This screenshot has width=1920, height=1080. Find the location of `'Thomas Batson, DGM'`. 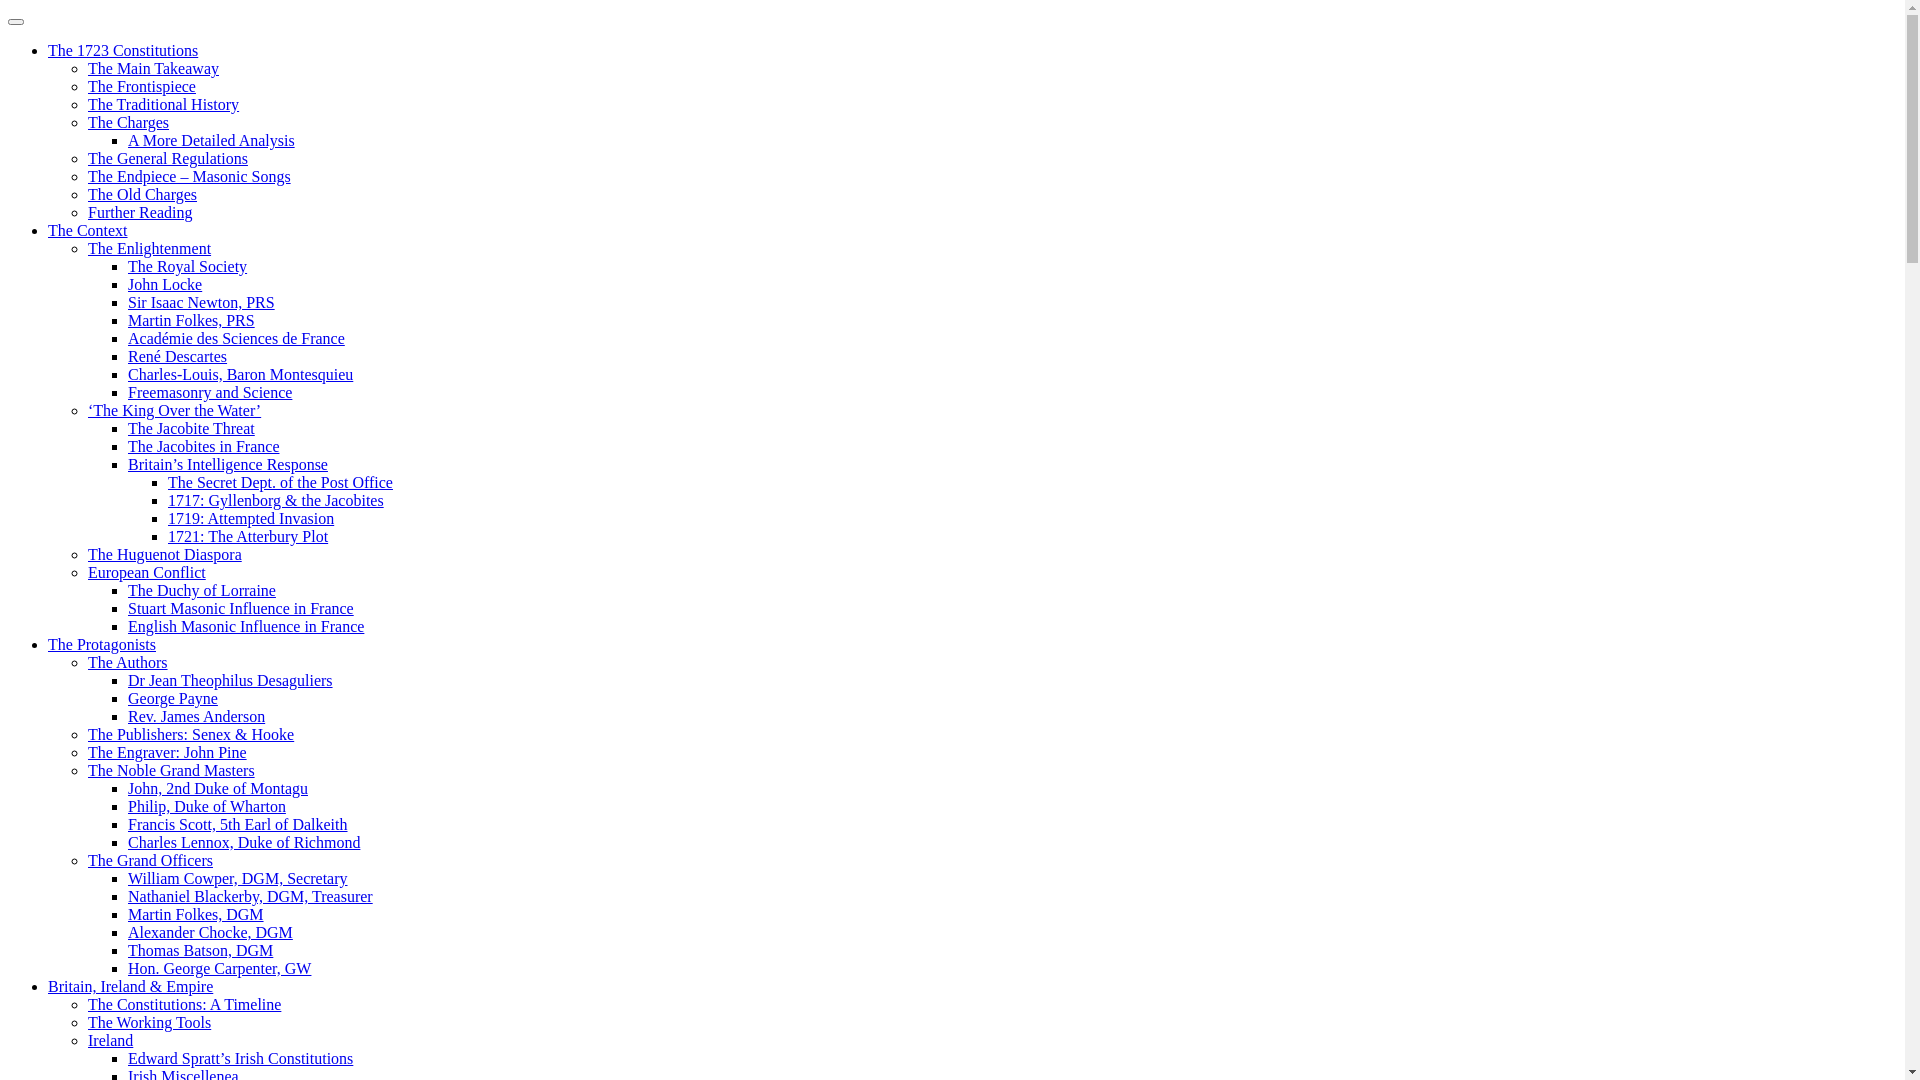

'Thomas Batson, DGM' is located at coordinates (200, 949).